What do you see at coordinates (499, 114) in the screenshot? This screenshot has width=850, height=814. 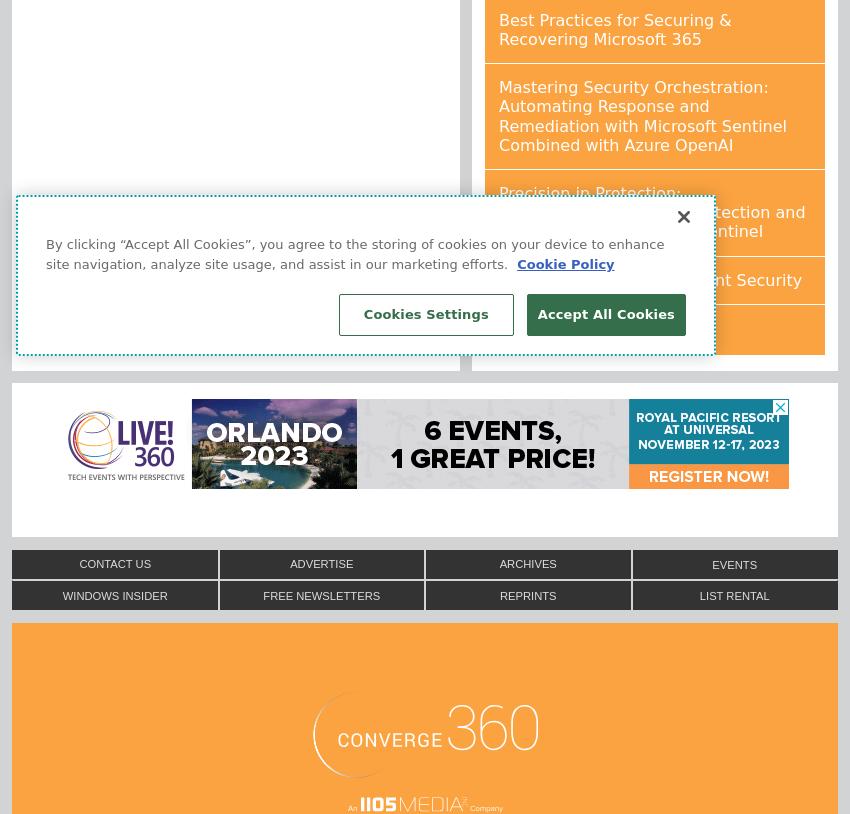 I see `'Mastering Security Orchestration: Automating Response and Remediation with Microsoft Sentinel Combined with Azure OpenAI'` at bounding box center [499, 114].